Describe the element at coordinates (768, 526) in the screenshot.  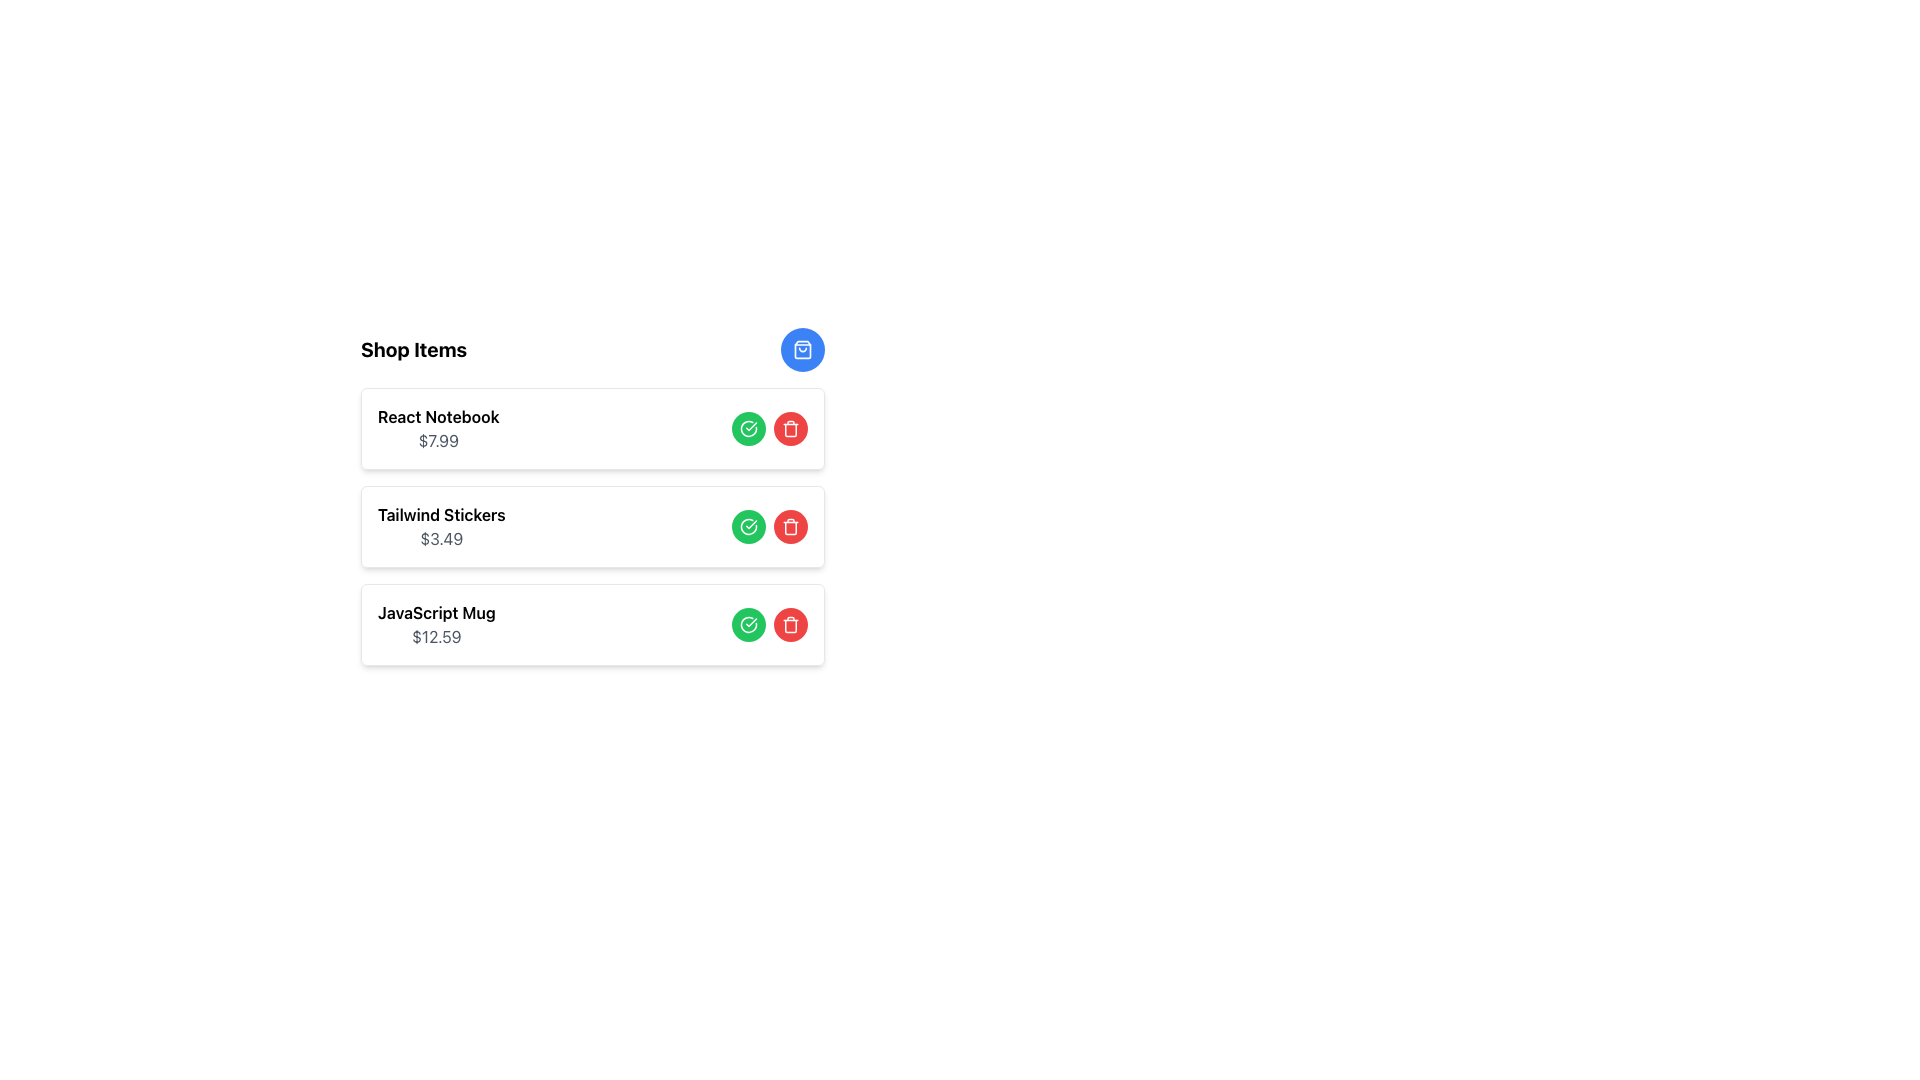
I see `the interactive component consisting of two buttons (approve and delete)` at that location.